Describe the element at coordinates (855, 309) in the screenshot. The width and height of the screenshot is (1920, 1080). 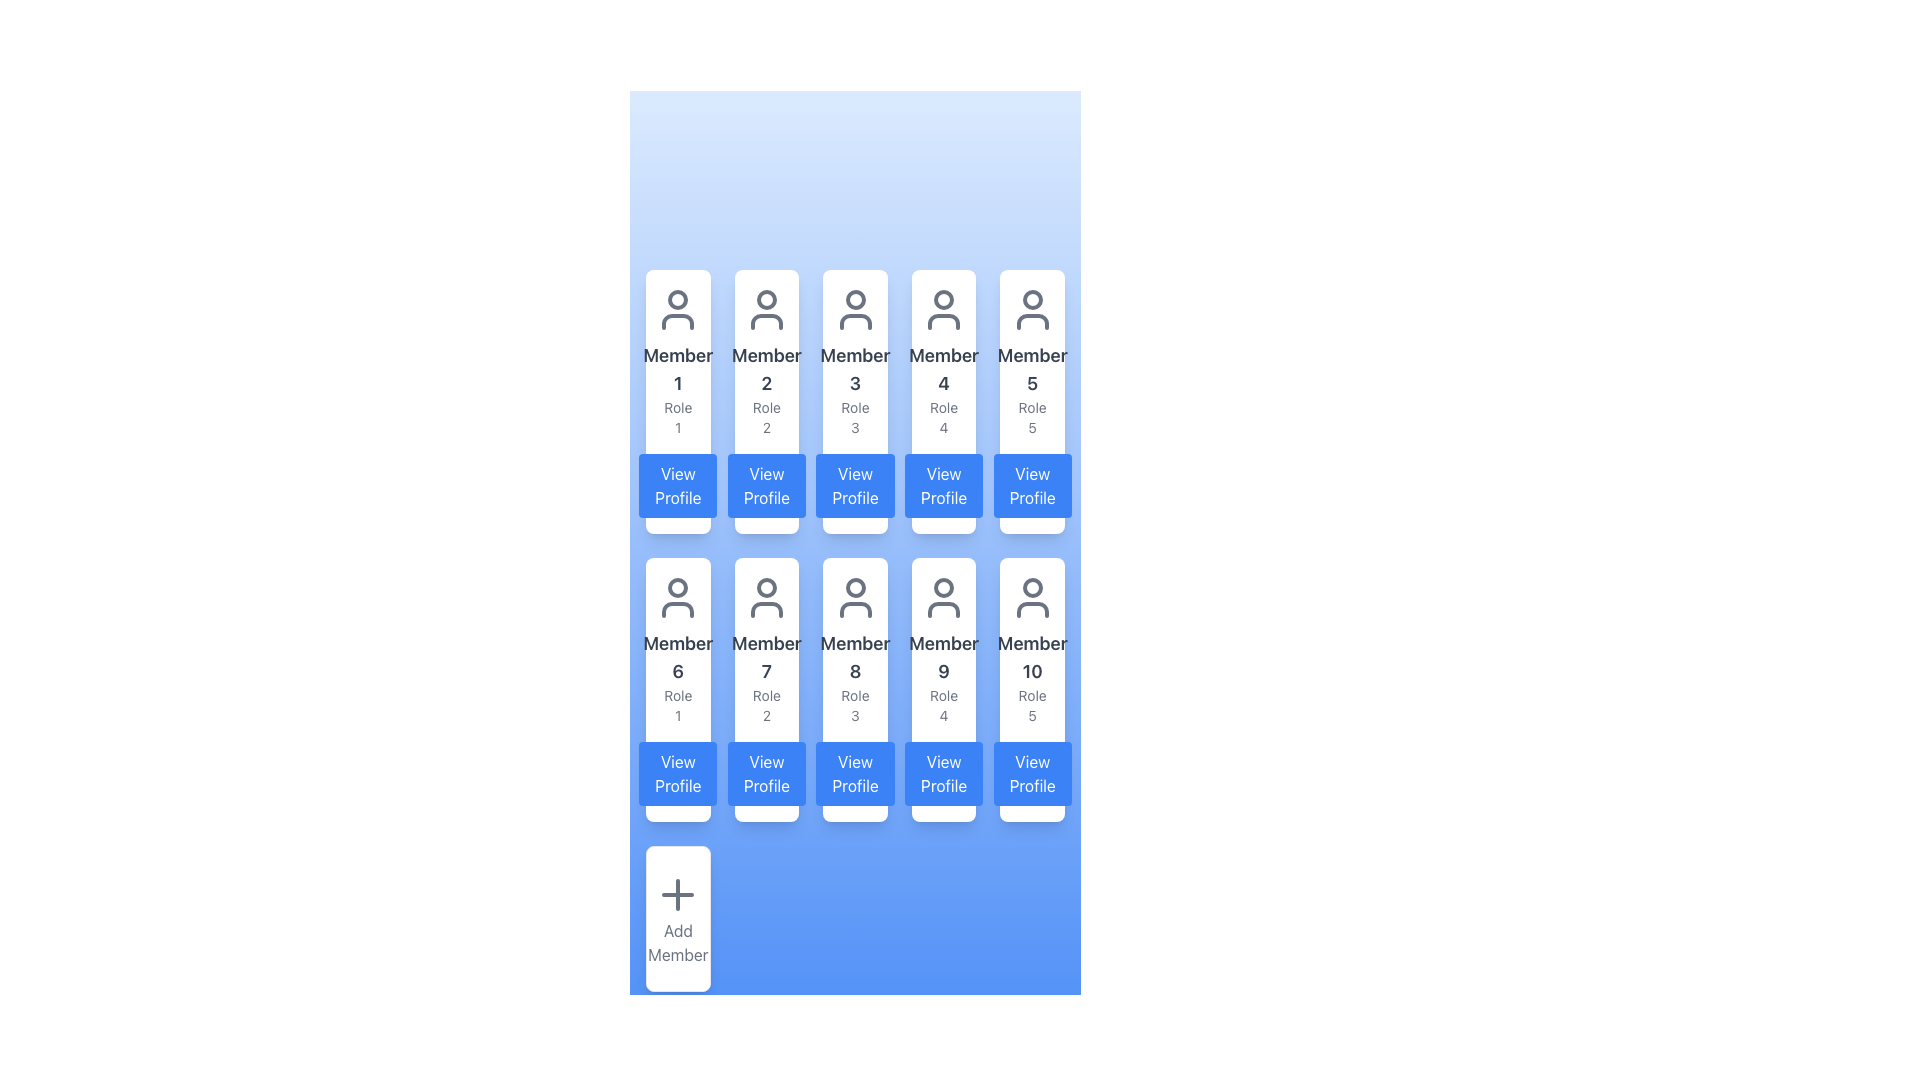
I see `the circular user icon with a gray color and a simplified person silhouette located at the top-center of the third card, above the text 'Member 3' and 'Role 3'` at that location.